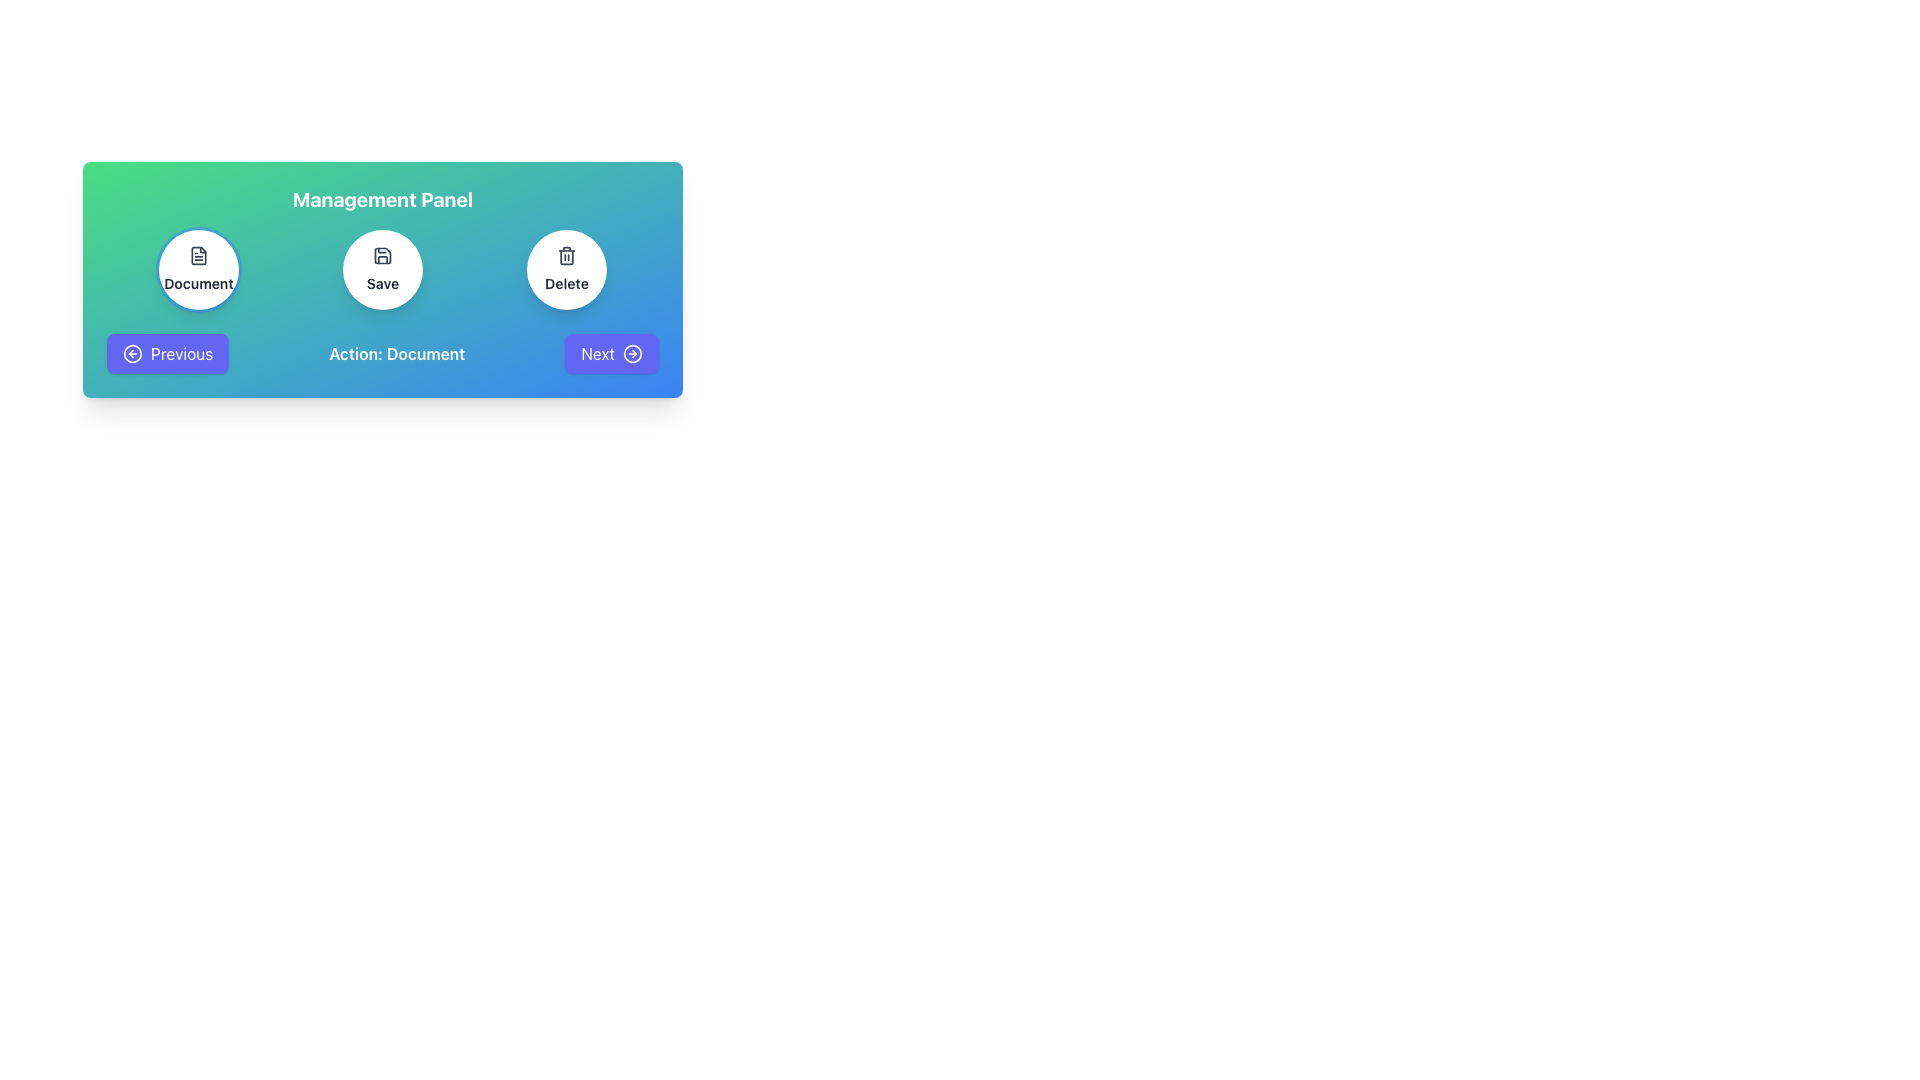  Describe the element at coordinates (383, 280) in the screenshot. I see `the 'Save' button located in the middle of three circular buttons within the 'Management Panel' to initiate the save action` at that location.